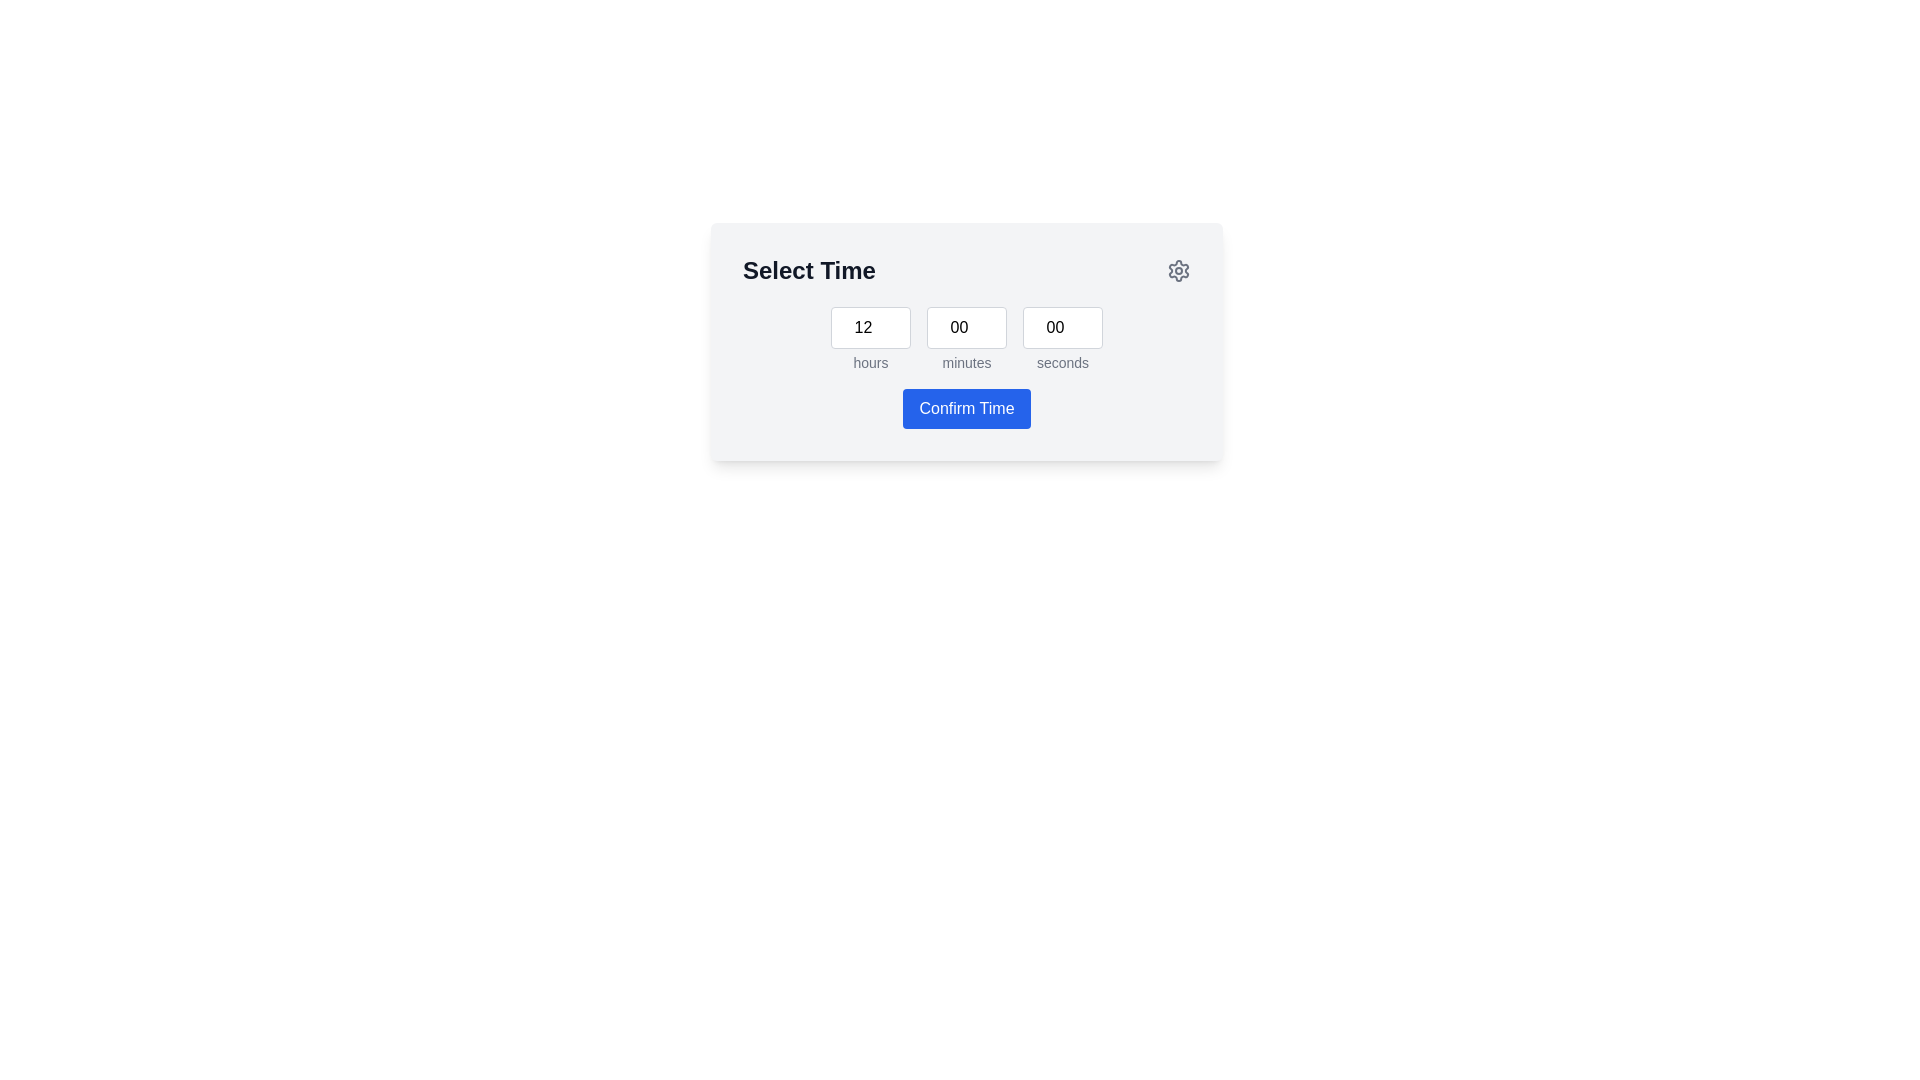 The height and width of the screenshot is (1080, 1920). I want to click on the small text label displaying 'seconds', which is styled with a muted gray color and is located directly beneath the numeric input for seconds, so click(1061, 362).